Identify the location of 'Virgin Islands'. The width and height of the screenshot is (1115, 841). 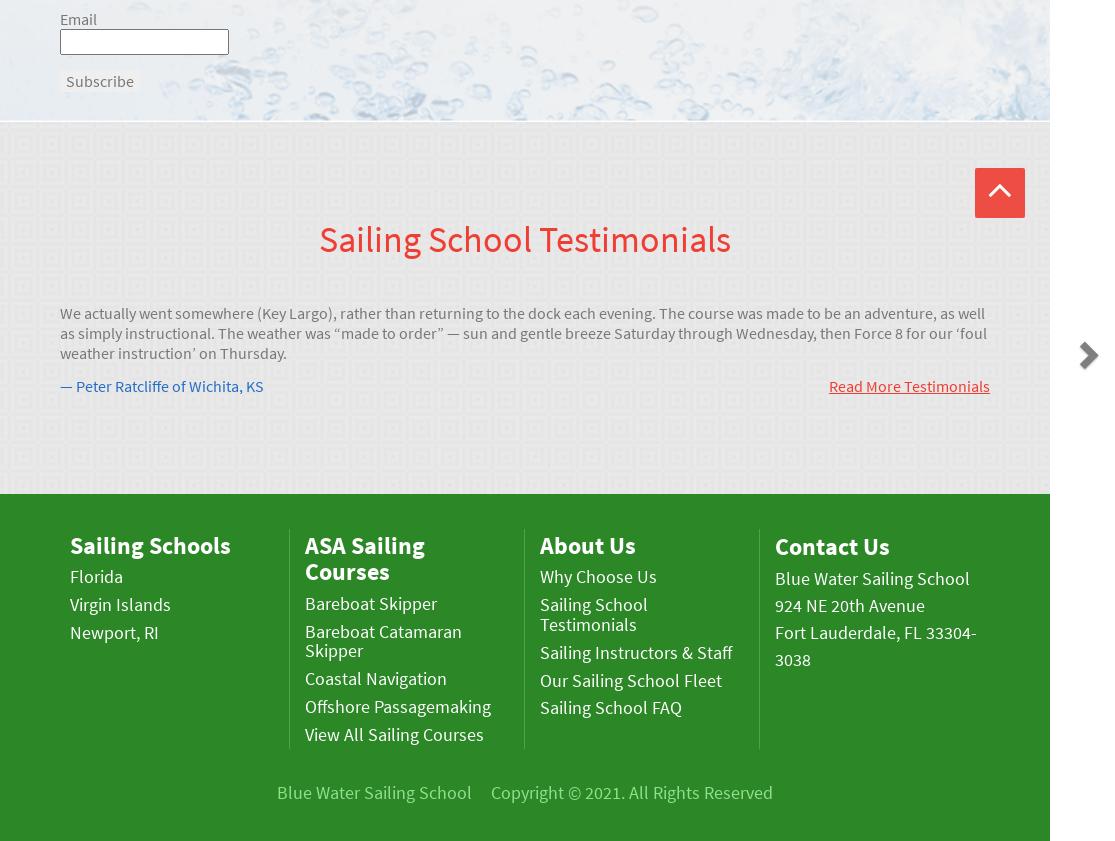
(70, 604).